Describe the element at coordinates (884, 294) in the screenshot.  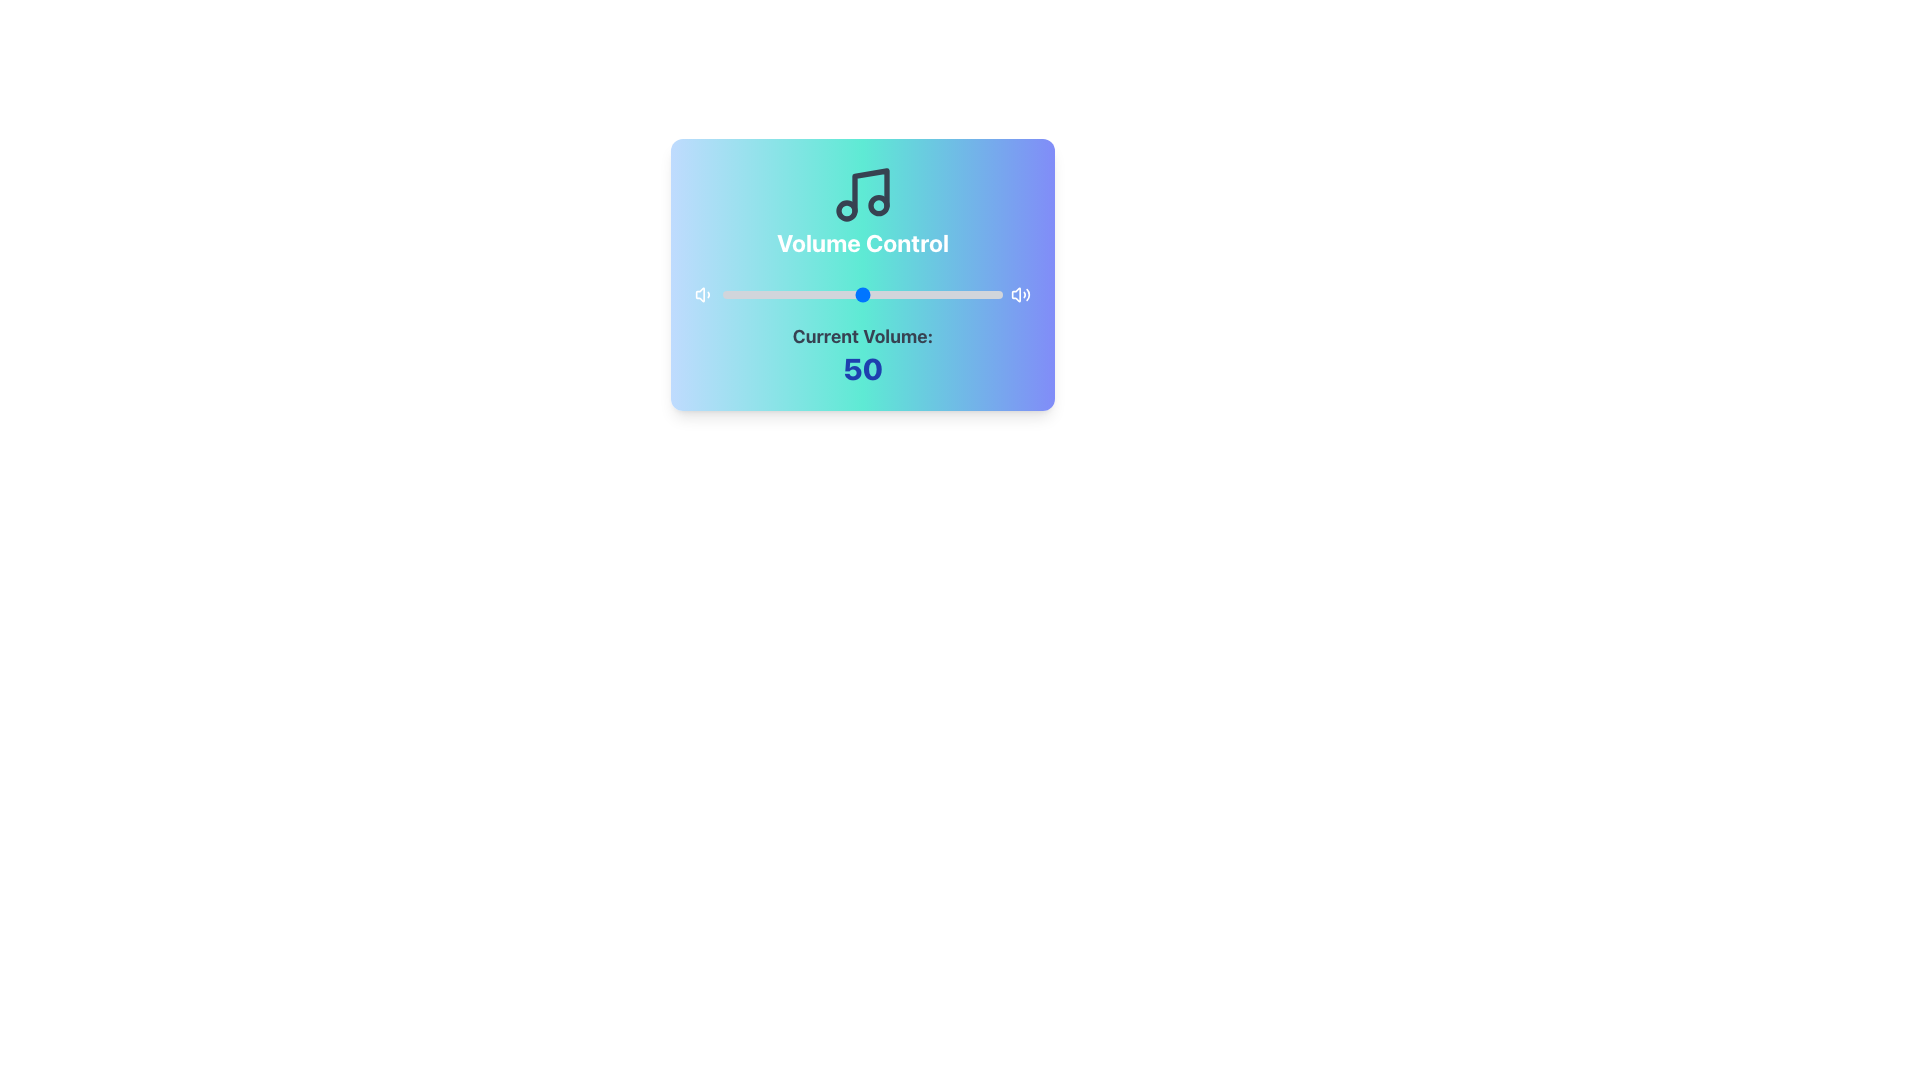
I see `the volume` at that location.